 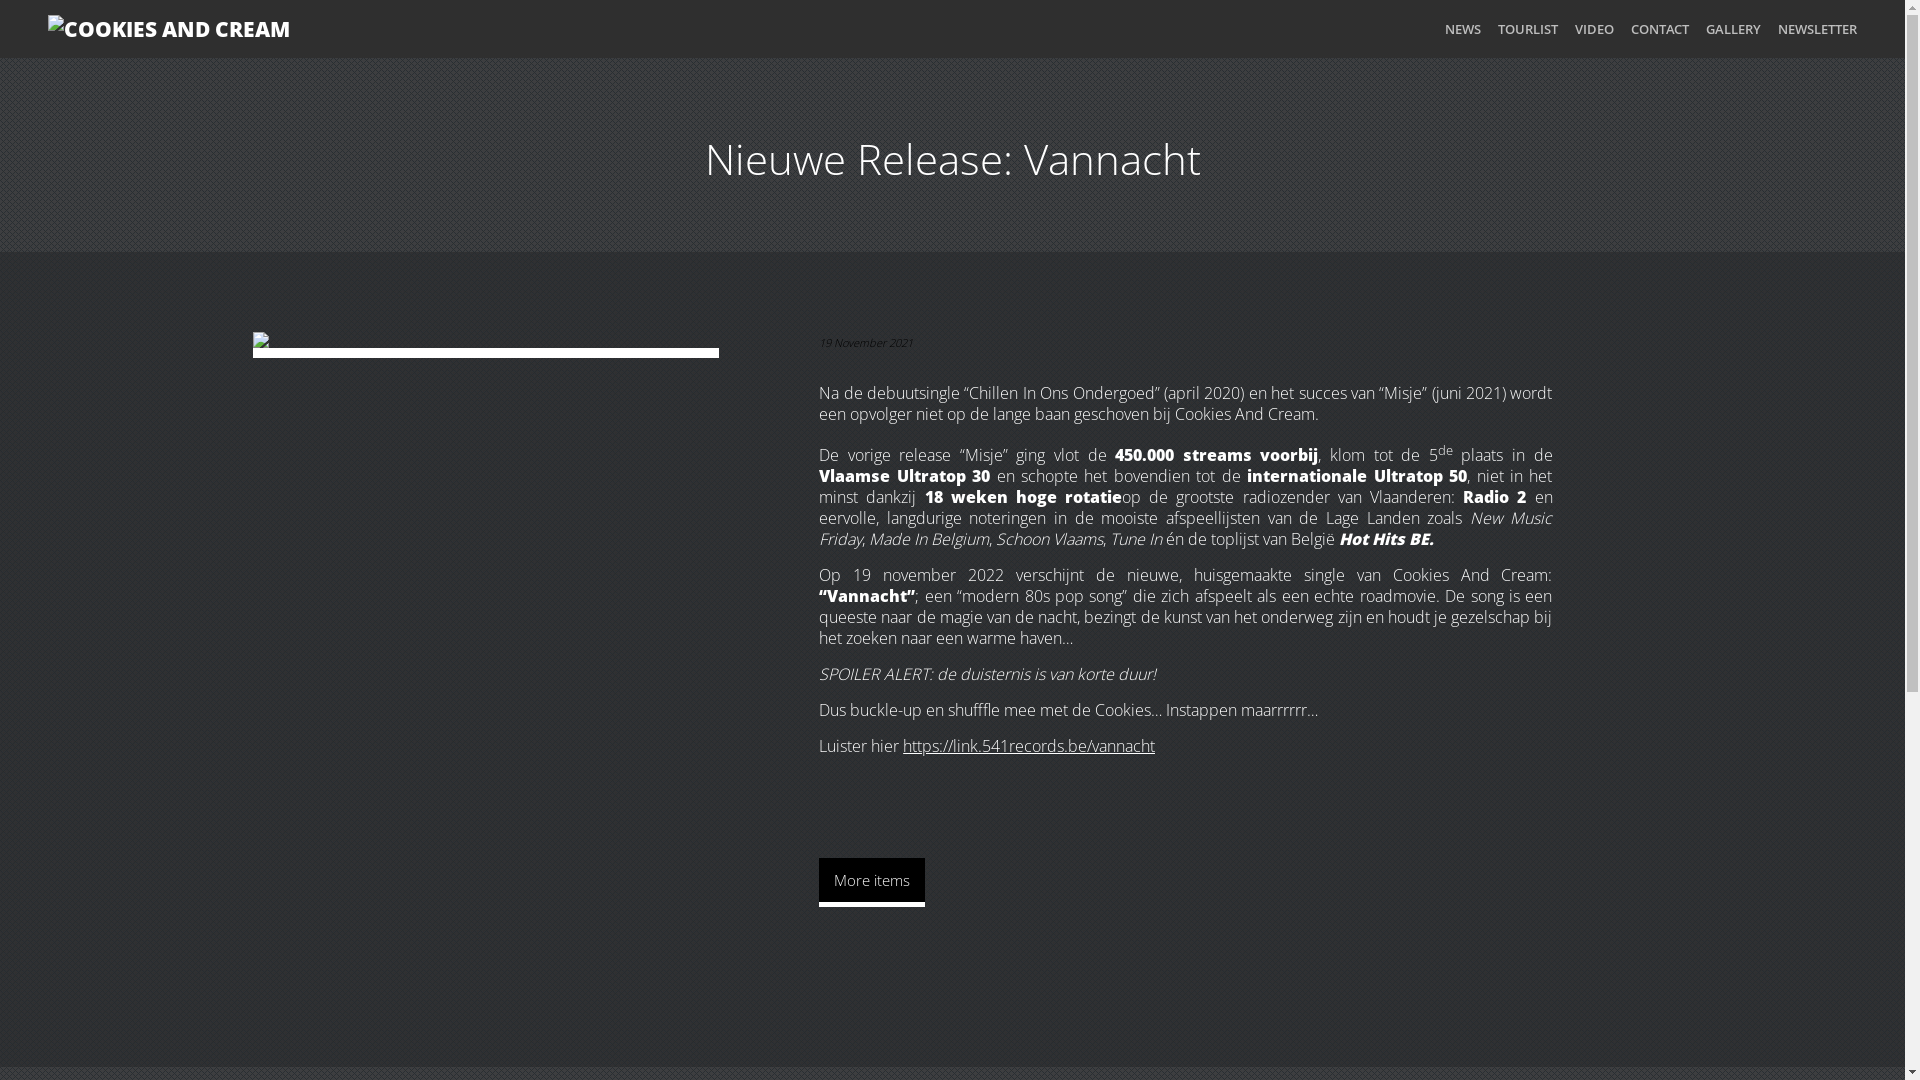 What do you see at coordinates (1704, 29) in the screenshot?
I see `'GALLERY'` at bounding box center [1704, 29].